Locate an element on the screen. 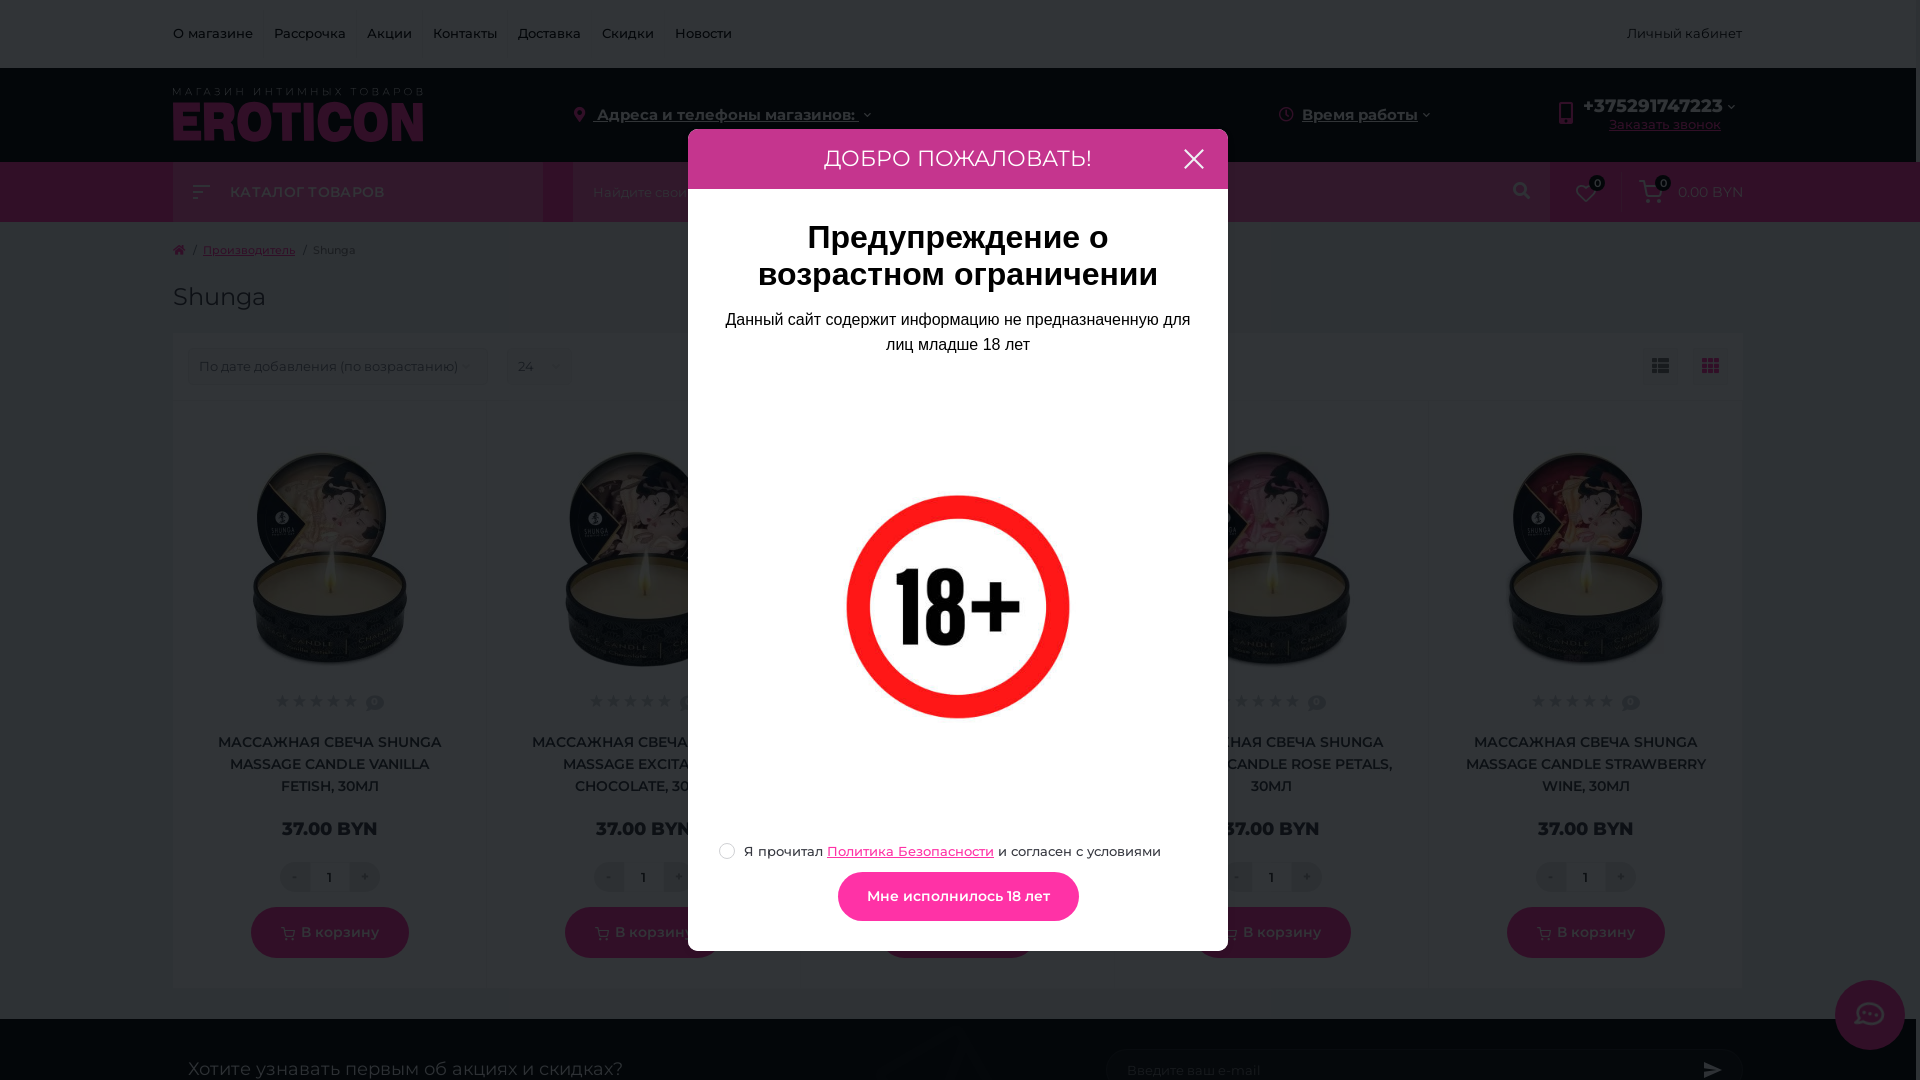  '-' is located at coordinates (608, 875).